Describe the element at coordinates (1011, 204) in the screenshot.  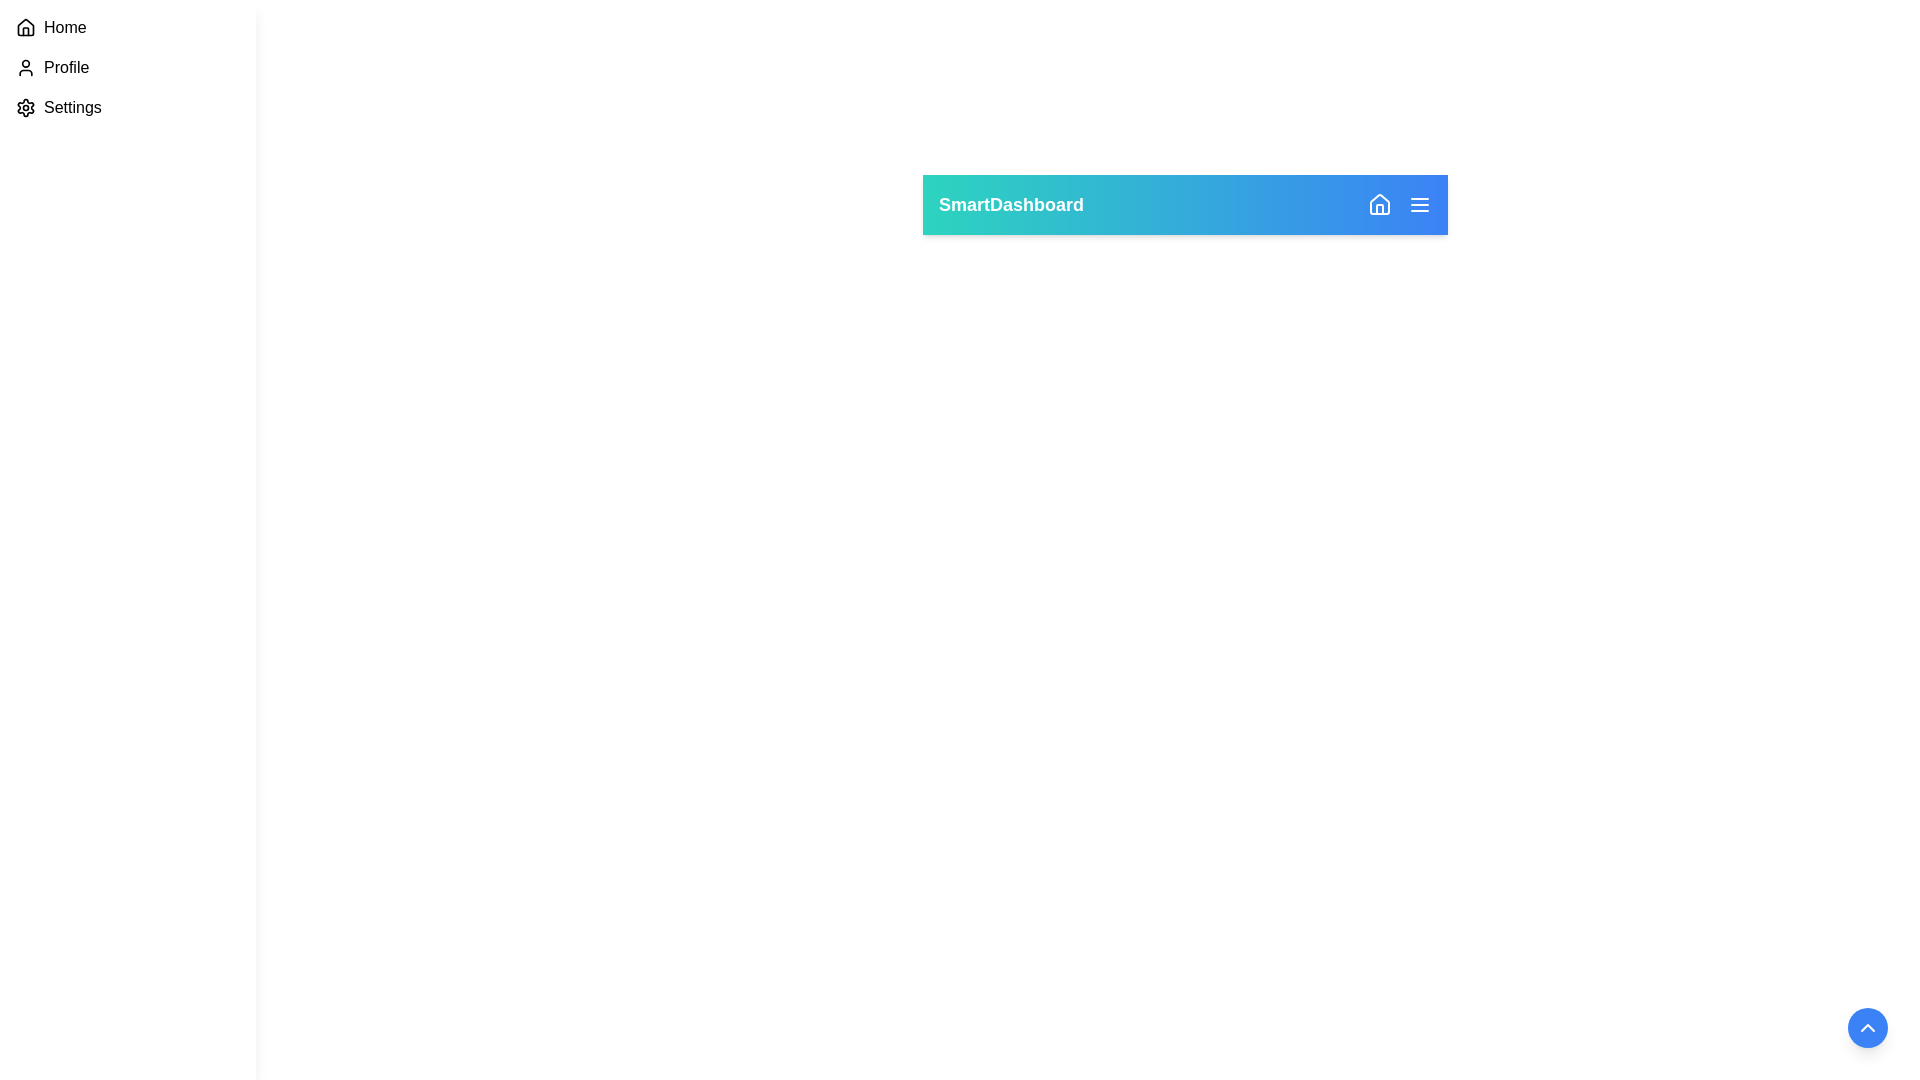
I see `the text element displaying 'SmartDashboard' in bold white font, located on the left side of the header bar with a gradient background transitioning from teal to blue` at that location.